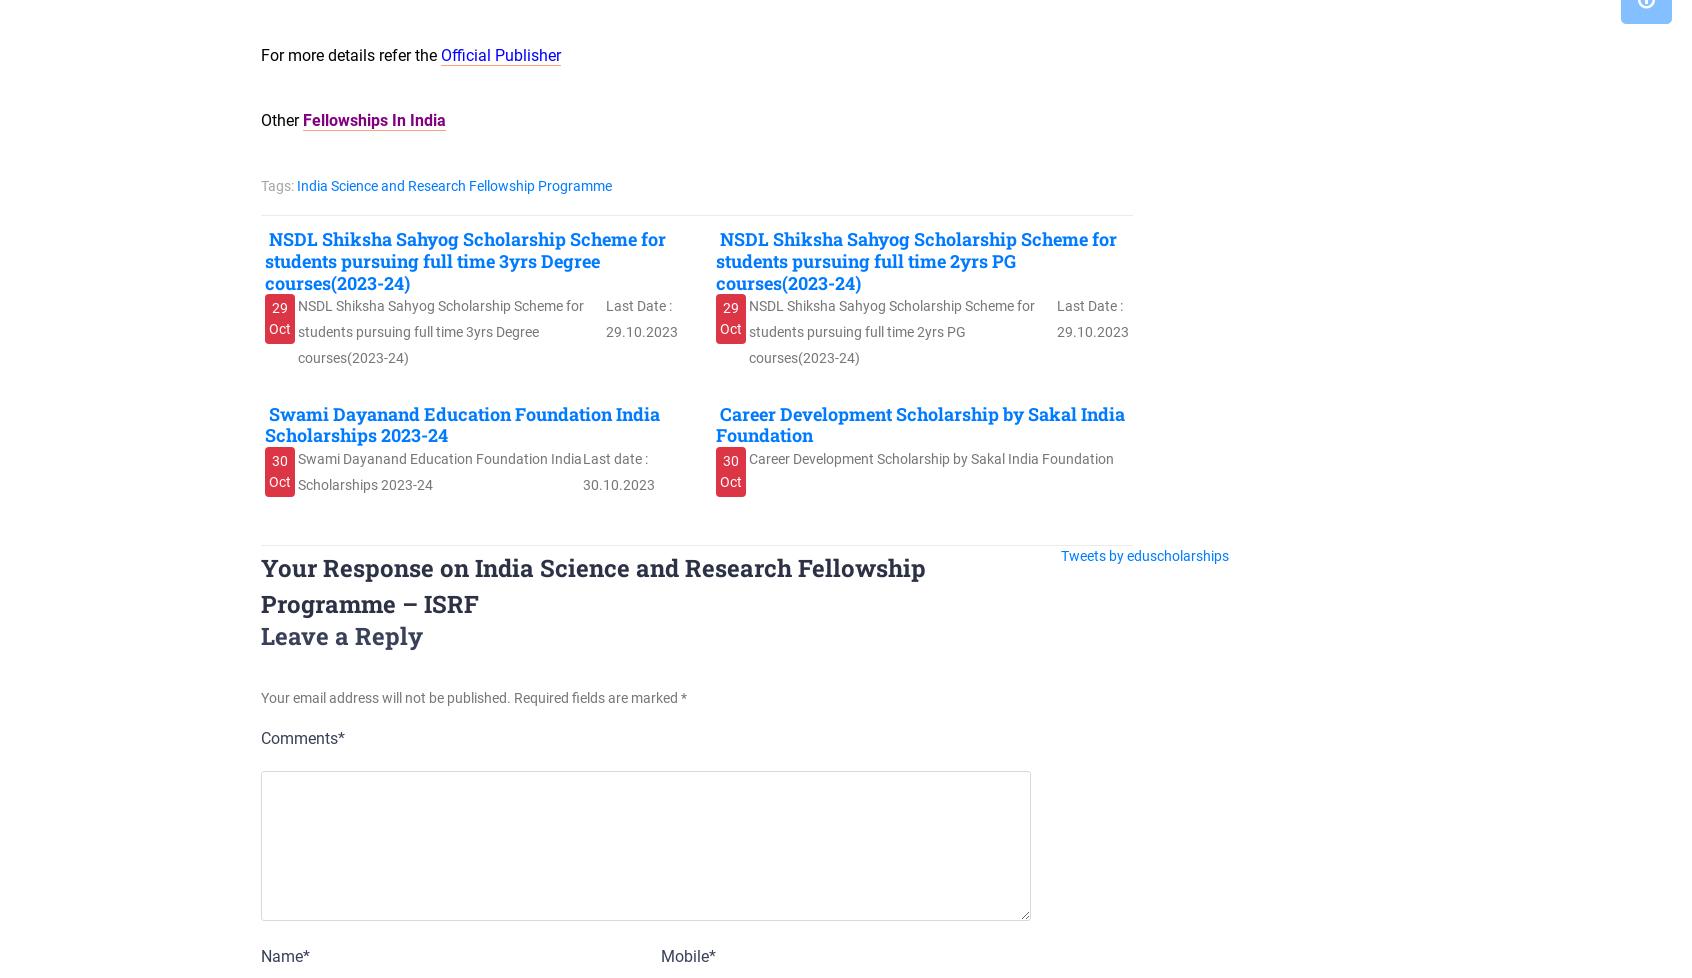 This screenshot has width=1692, height=978. What do you see at coordinates (374, 119) in the screenshot?
I see `'Fellowships In India'` at bounding box center [374, 119].